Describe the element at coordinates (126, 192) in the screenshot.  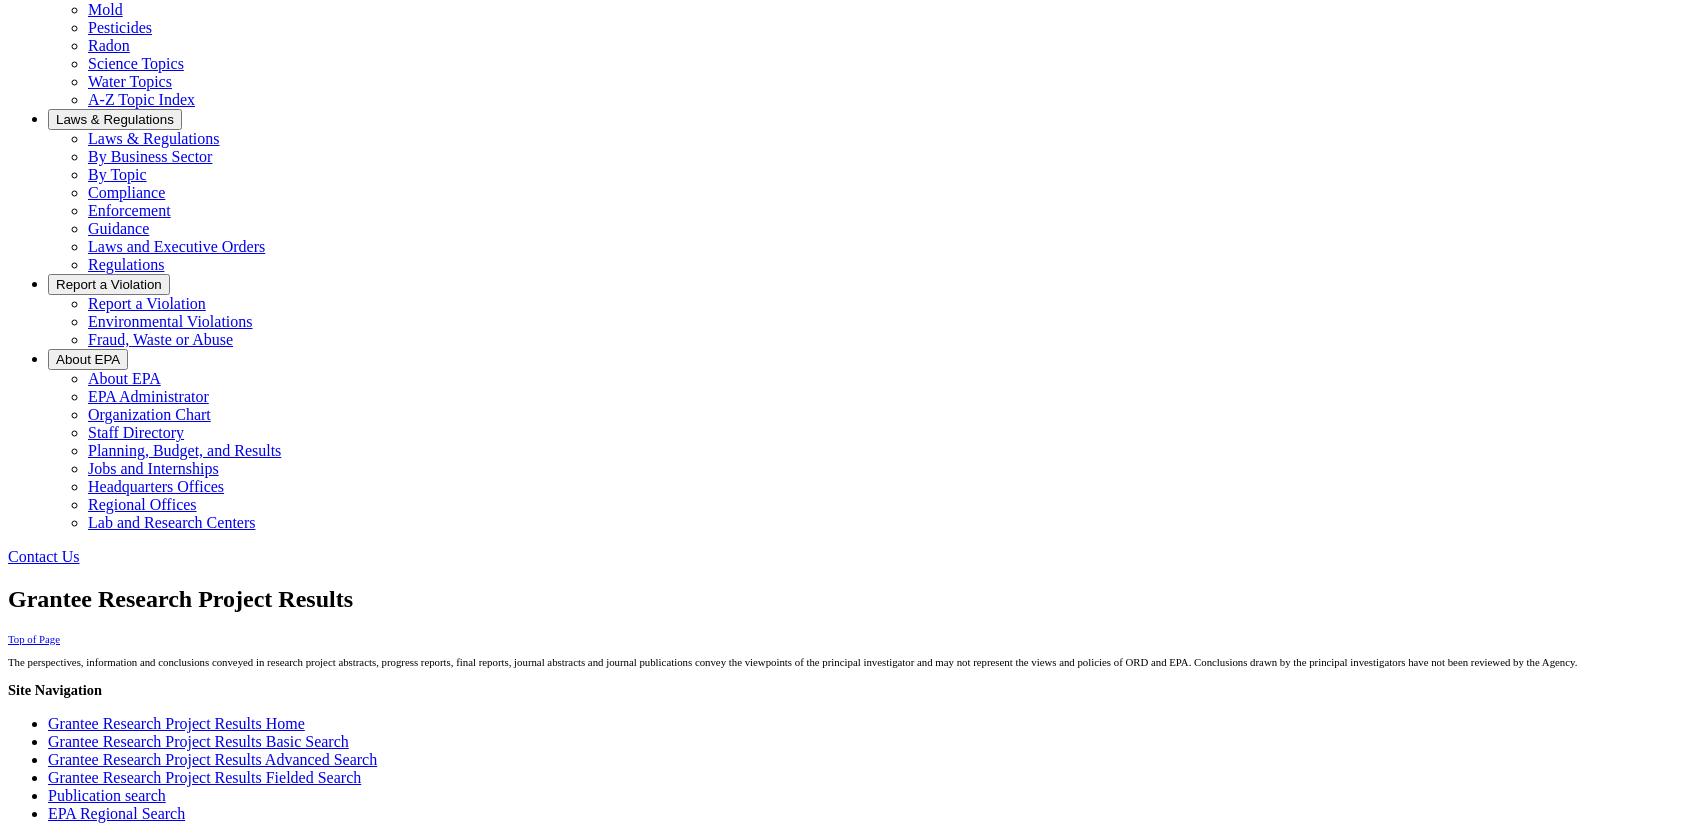
I see `'Compliance'` at that location.